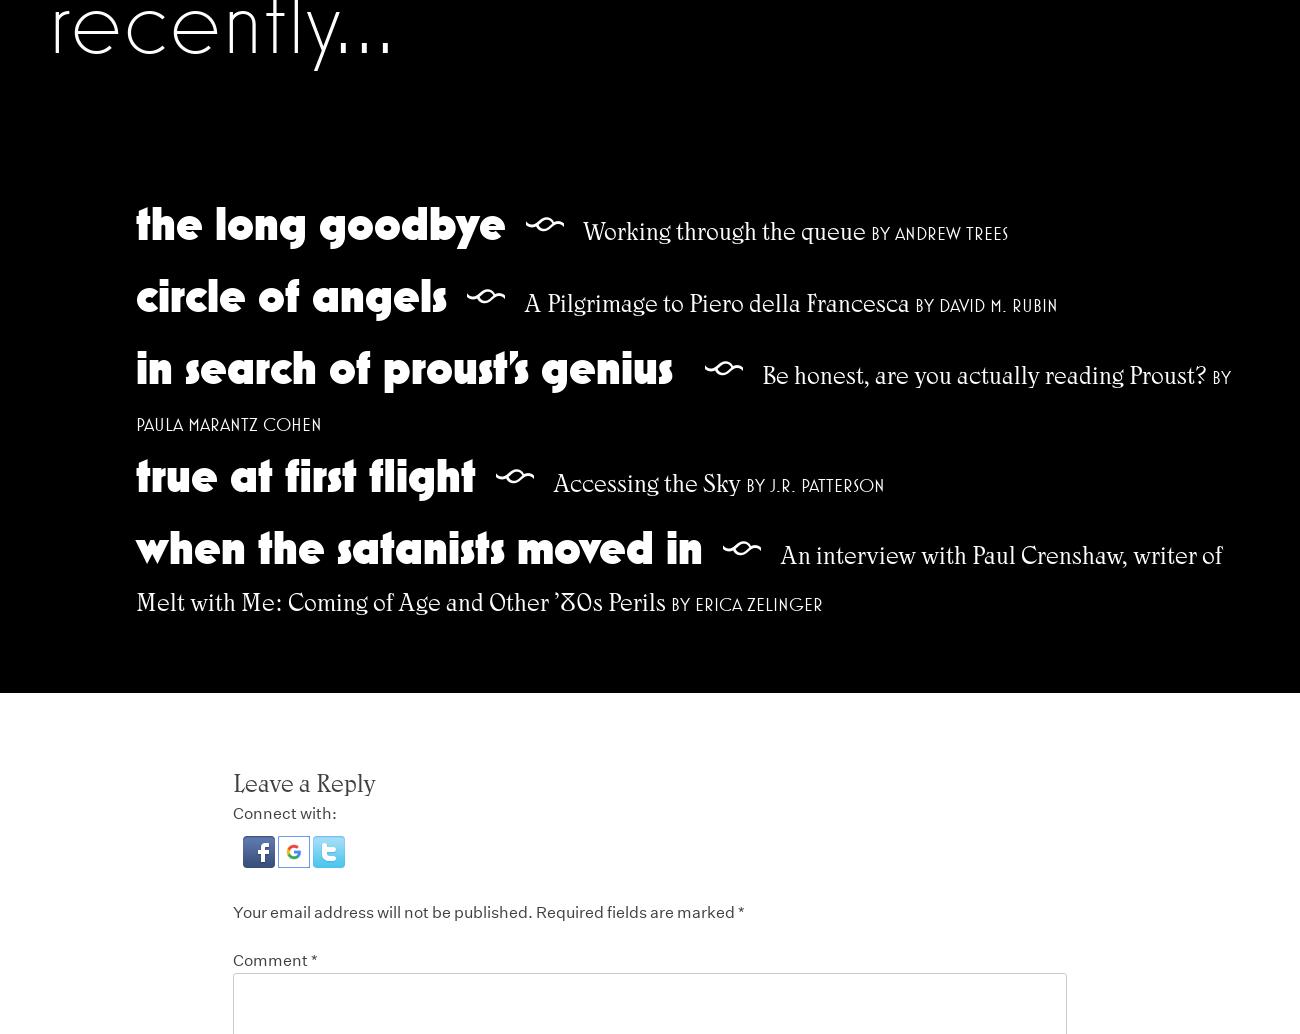 The width and height of the screenshot is (1300, 1034). Describe the element at coordinates (746, 603) in the screenshot. I see `'by Erica Zelinger'` at that location.